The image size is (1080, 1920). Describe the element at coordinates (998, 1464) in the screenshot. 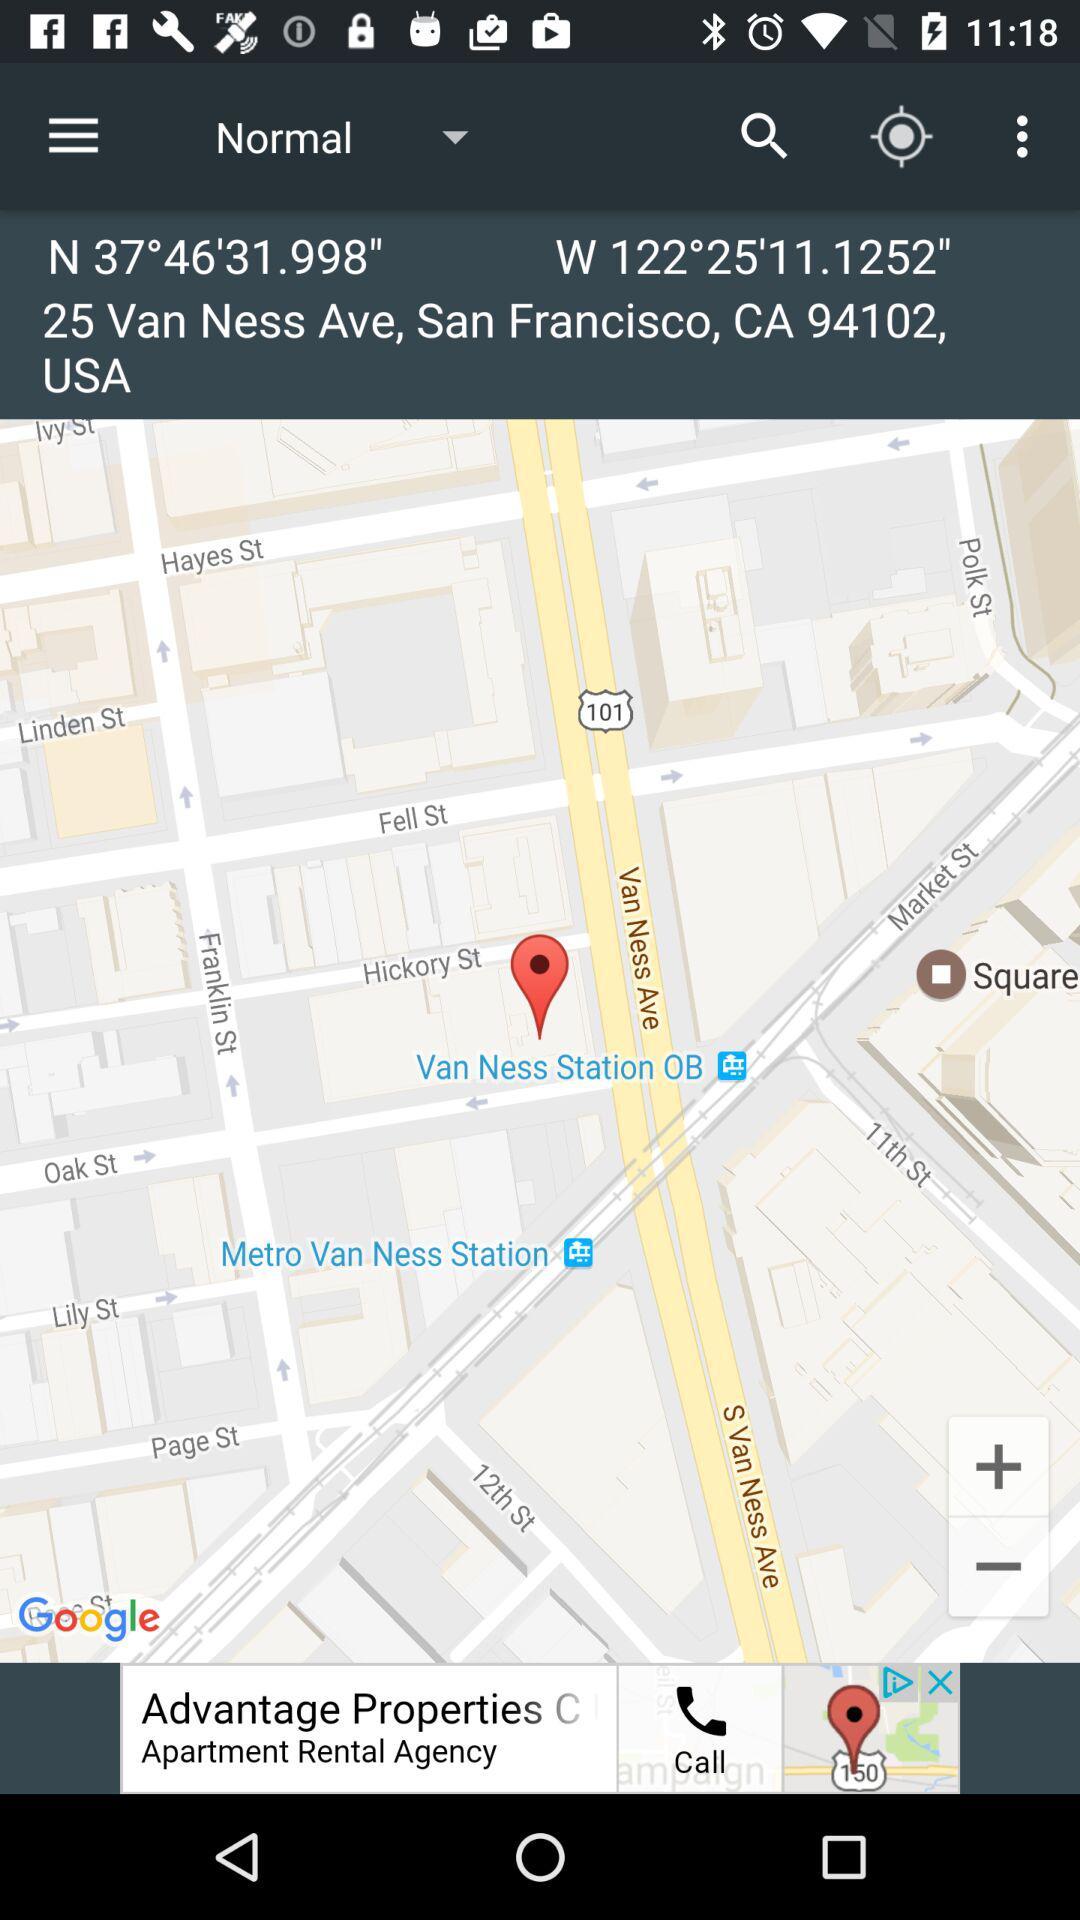

I see `the add icon` at that location.